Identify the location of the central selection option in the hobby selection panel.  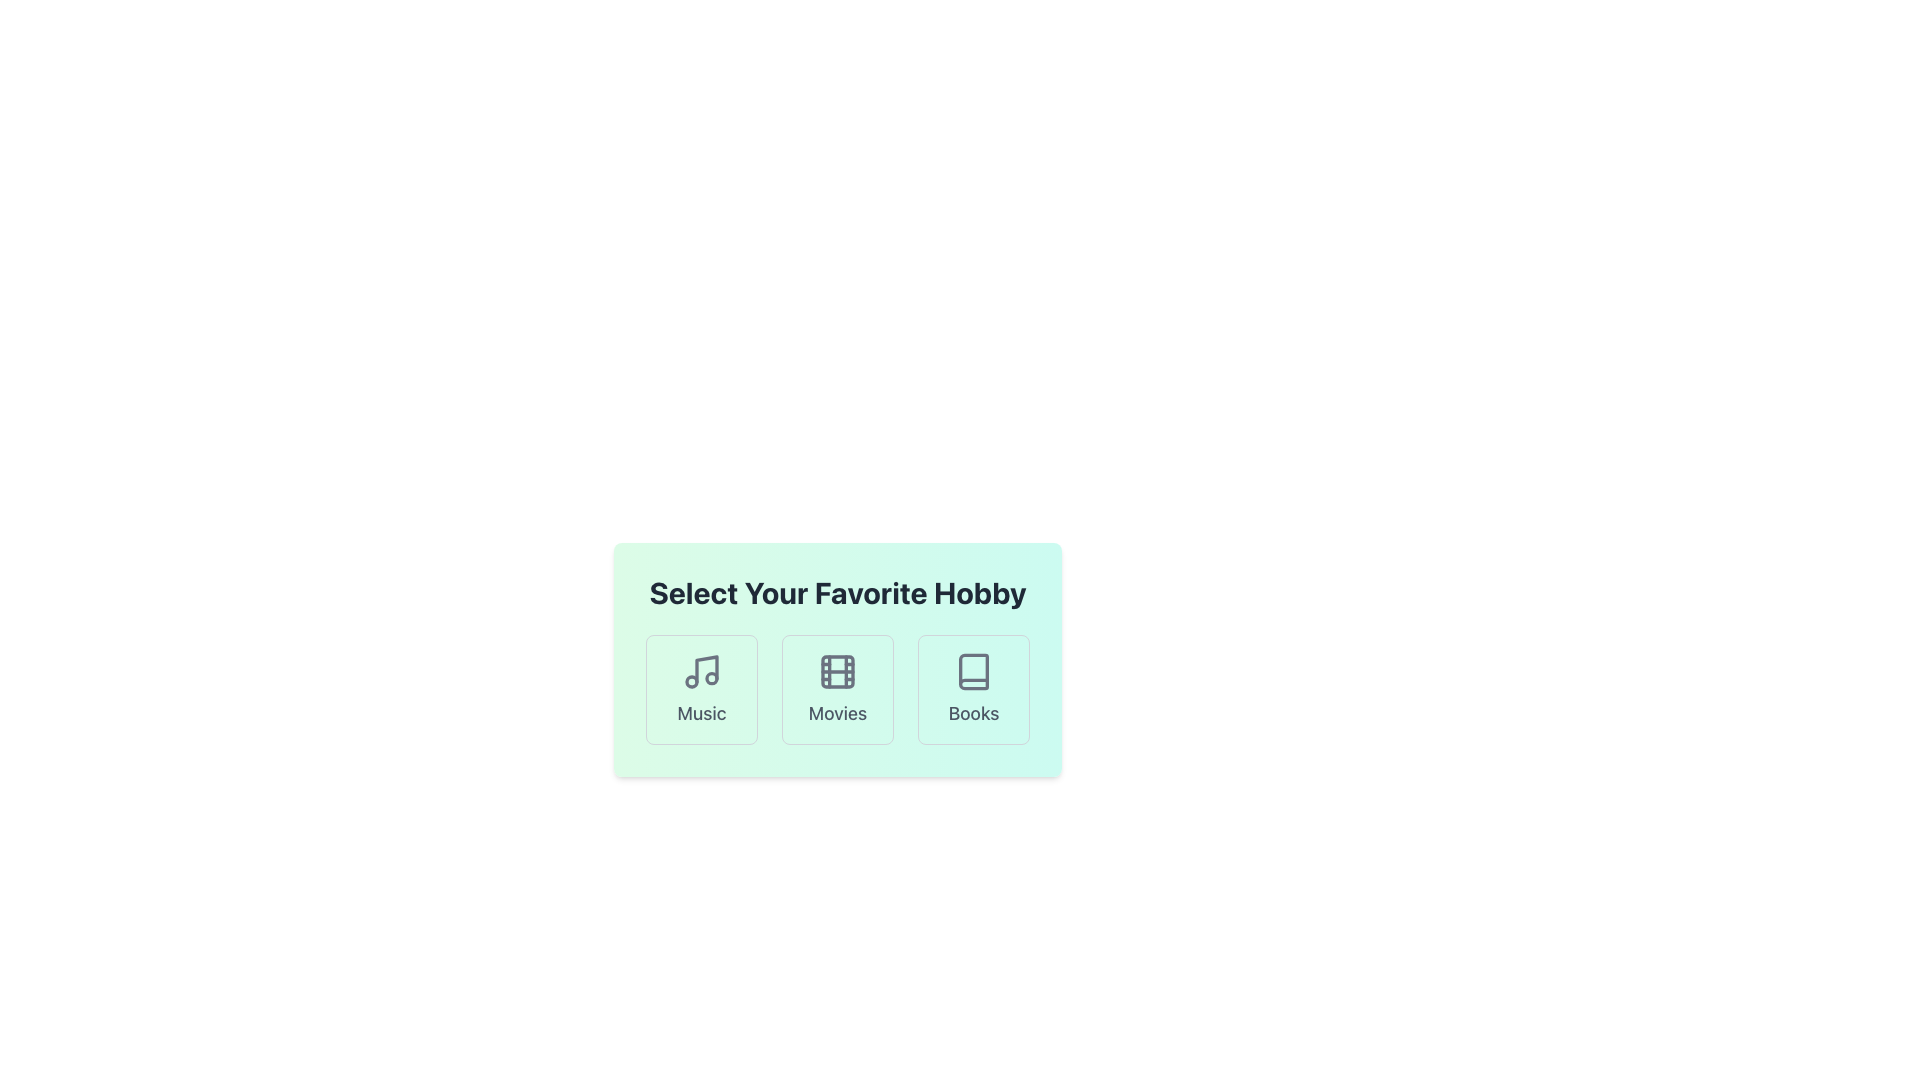
(838, 659).